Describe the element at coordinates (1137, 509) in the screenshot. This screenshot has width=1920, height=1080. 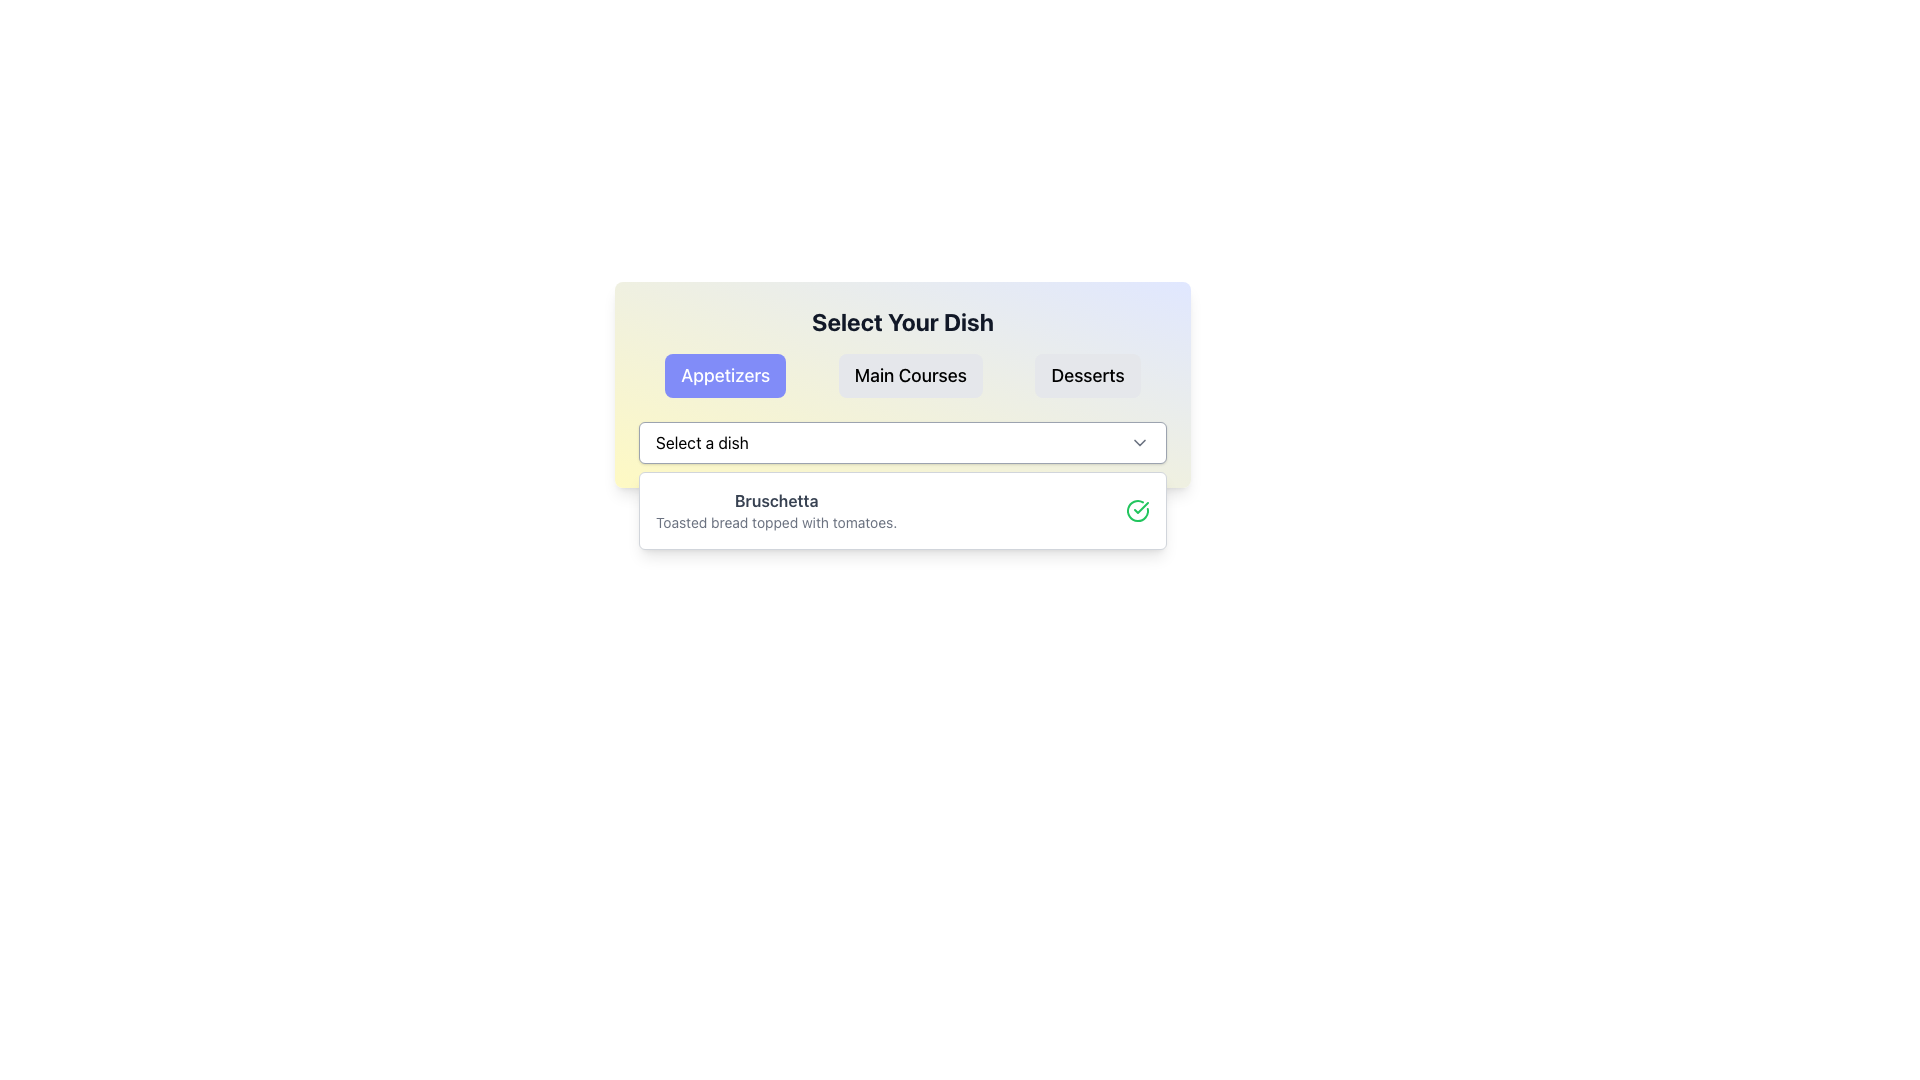
I see `the green circular checkmark icon located to the right of the 'Bruschetta - Toasted bread topped with tomatoes.' description` at that location.